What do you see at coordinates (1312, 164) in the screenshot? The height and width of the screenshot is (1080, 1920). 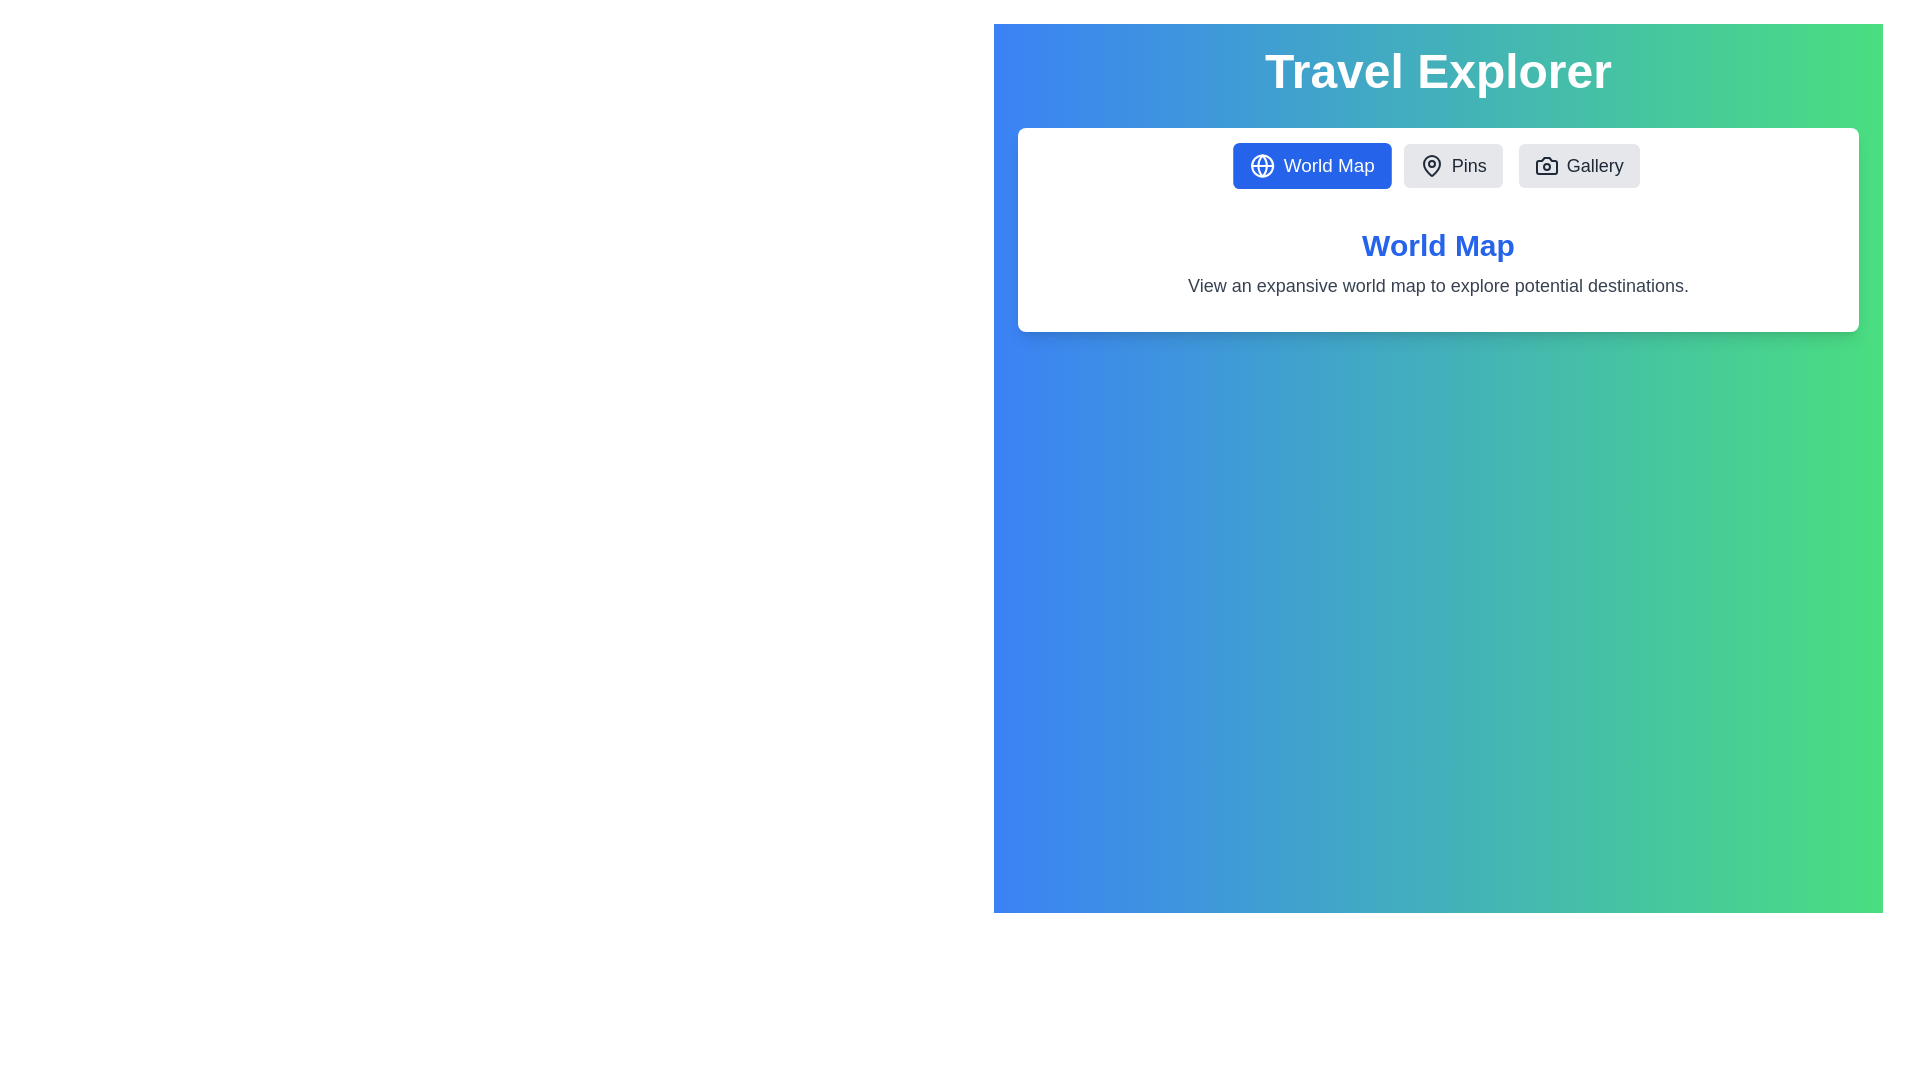 I see `the tab button labeled World Map to switch to the corresponding tab` at bounding box center [1312, 164].